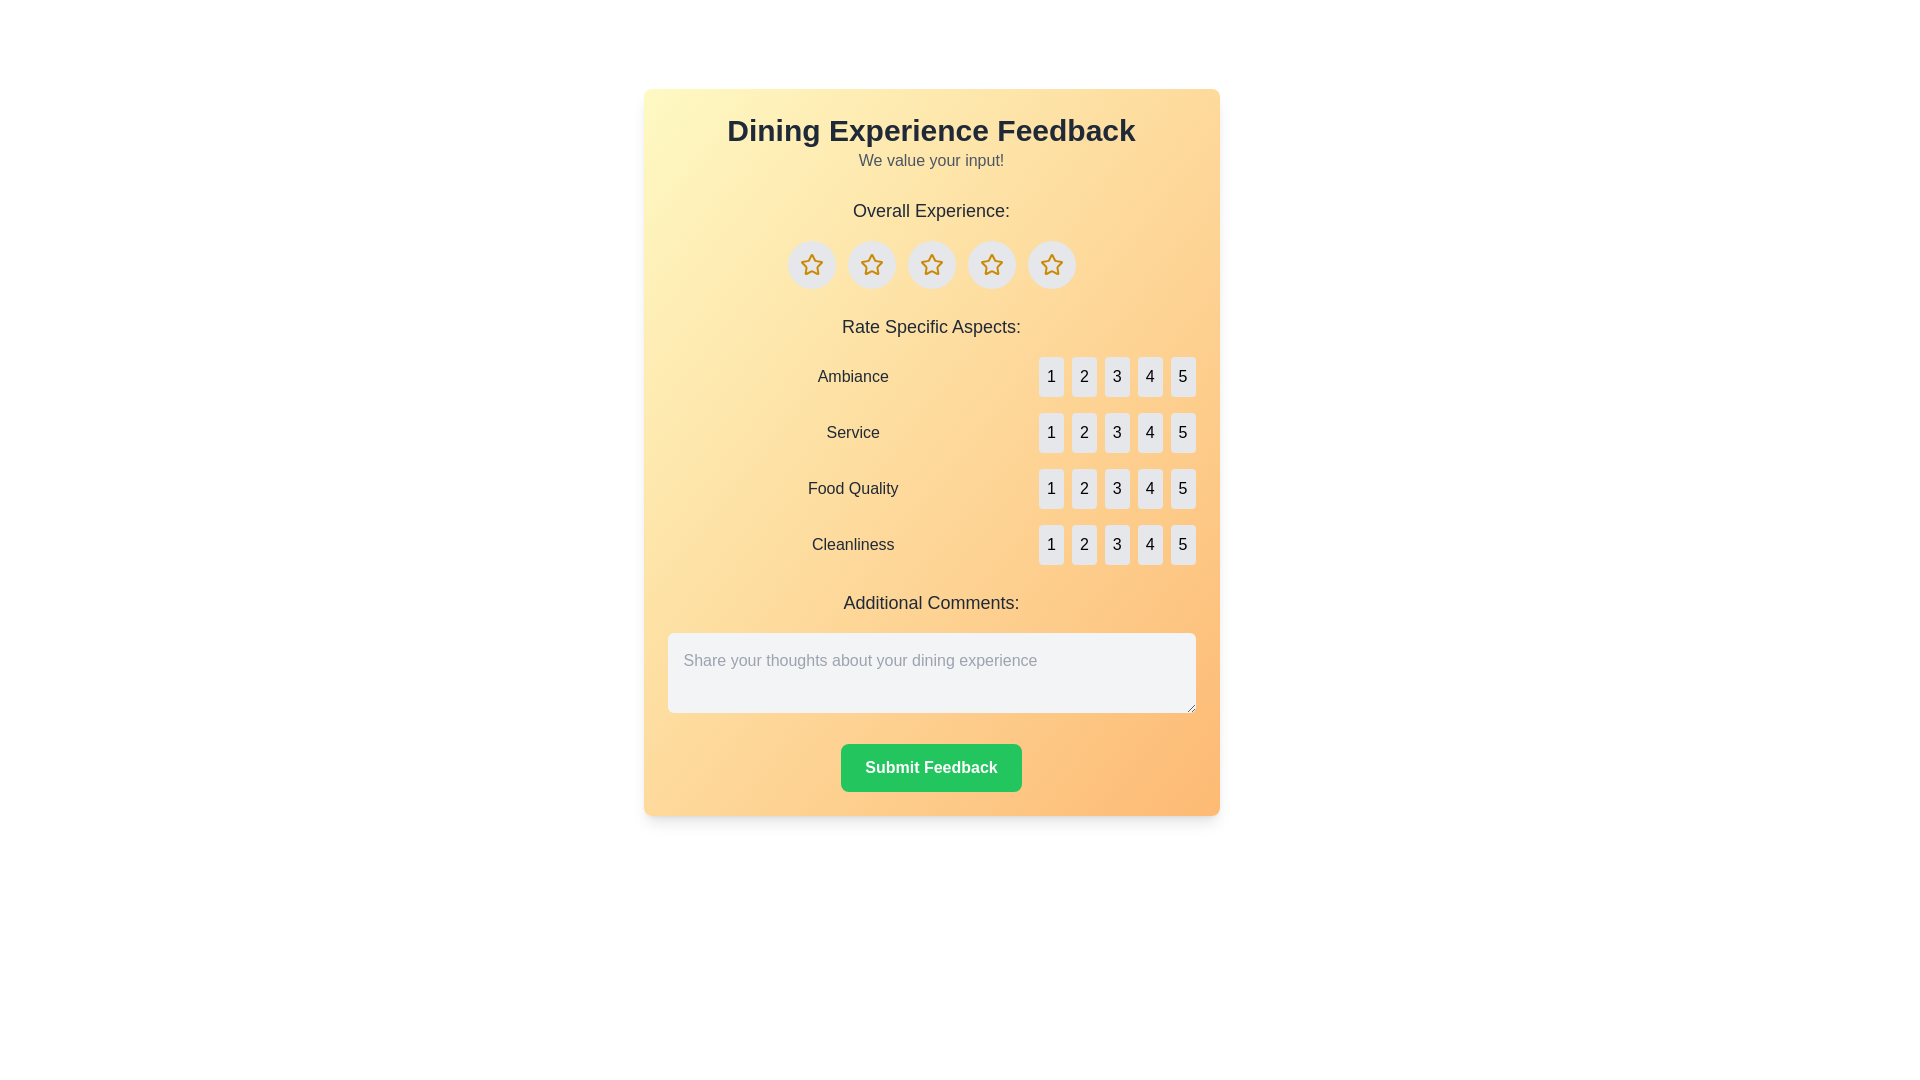 The image size is (1920, 1080). I want to click on on the fourth star rating icon under the 'Overall Experience' label, so click(990, 262).